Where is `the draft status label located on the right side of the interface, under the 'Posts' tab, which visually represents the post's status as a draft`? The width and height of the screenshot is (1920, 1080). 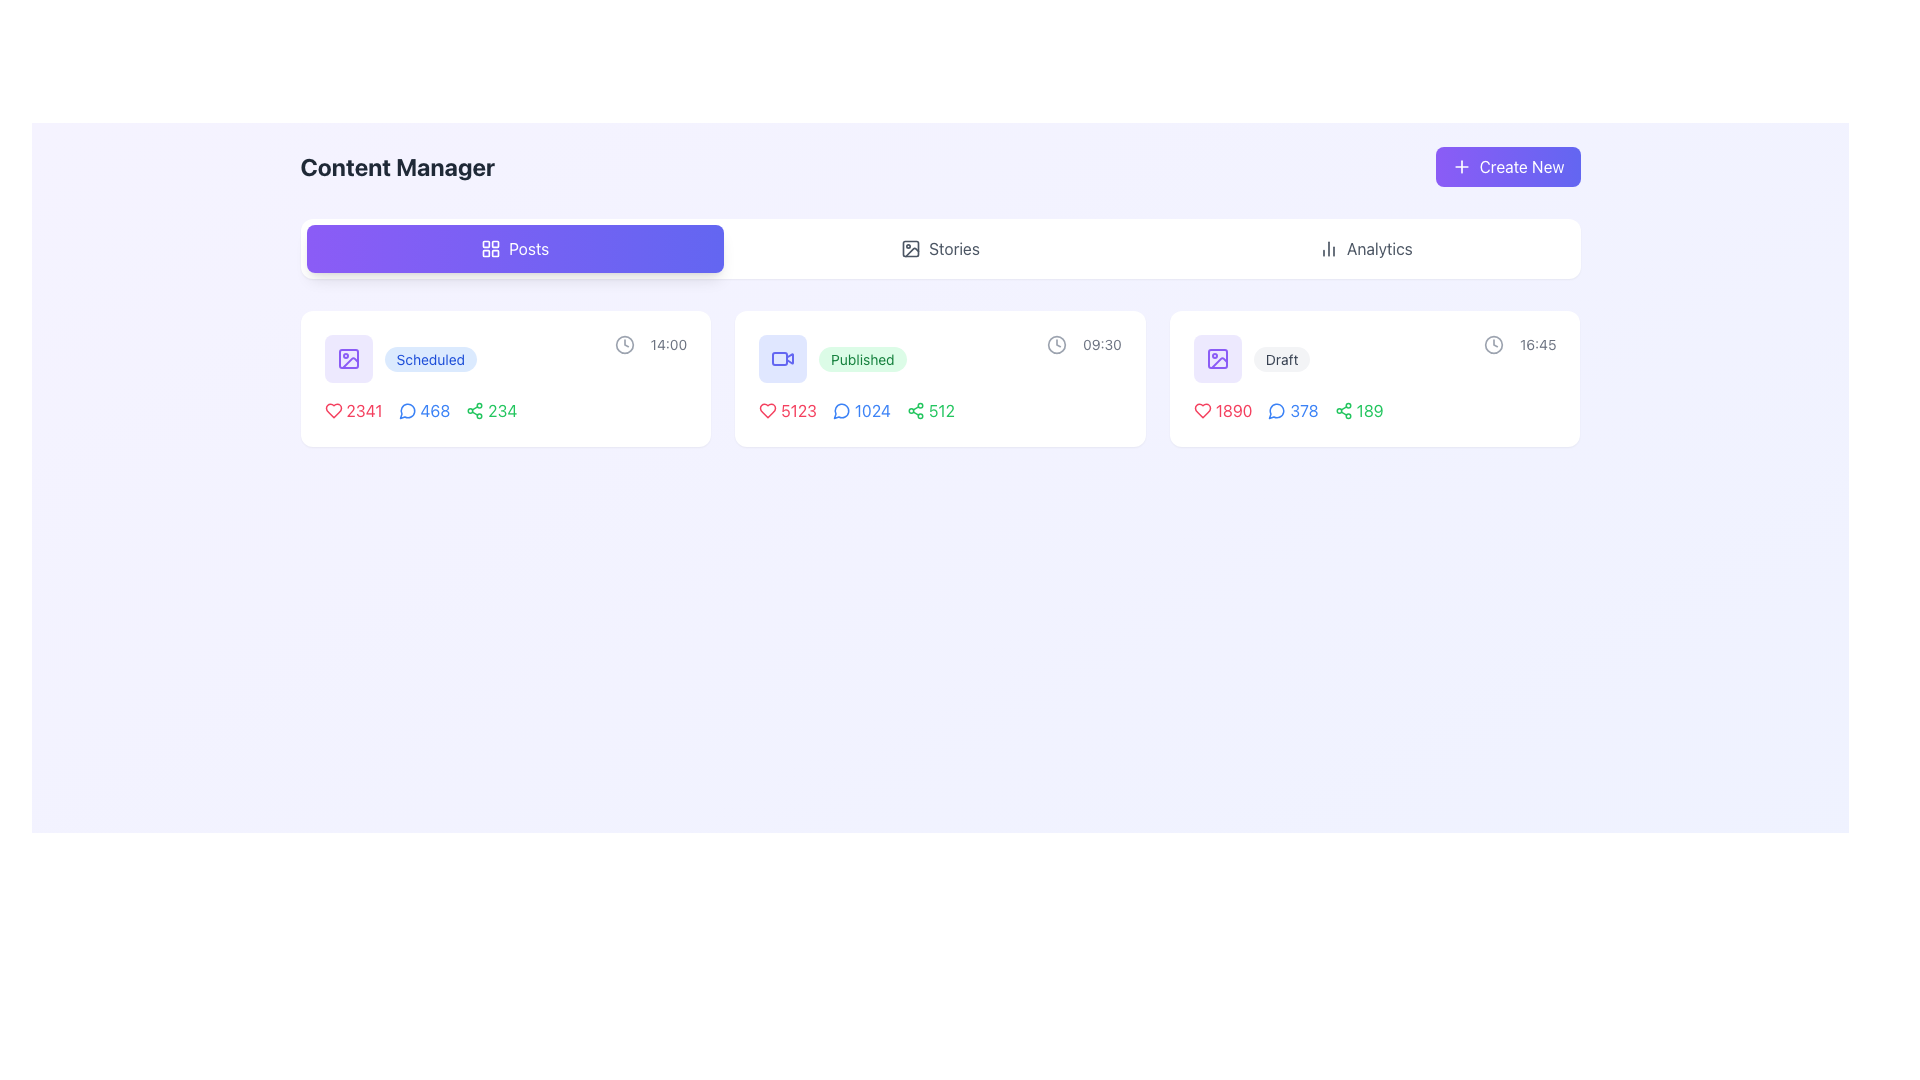 the draft status label located on the right side of the interface, under the 'Posts' tab, which visually represents the post's status as a draft is located at coordinates (1282, 357).